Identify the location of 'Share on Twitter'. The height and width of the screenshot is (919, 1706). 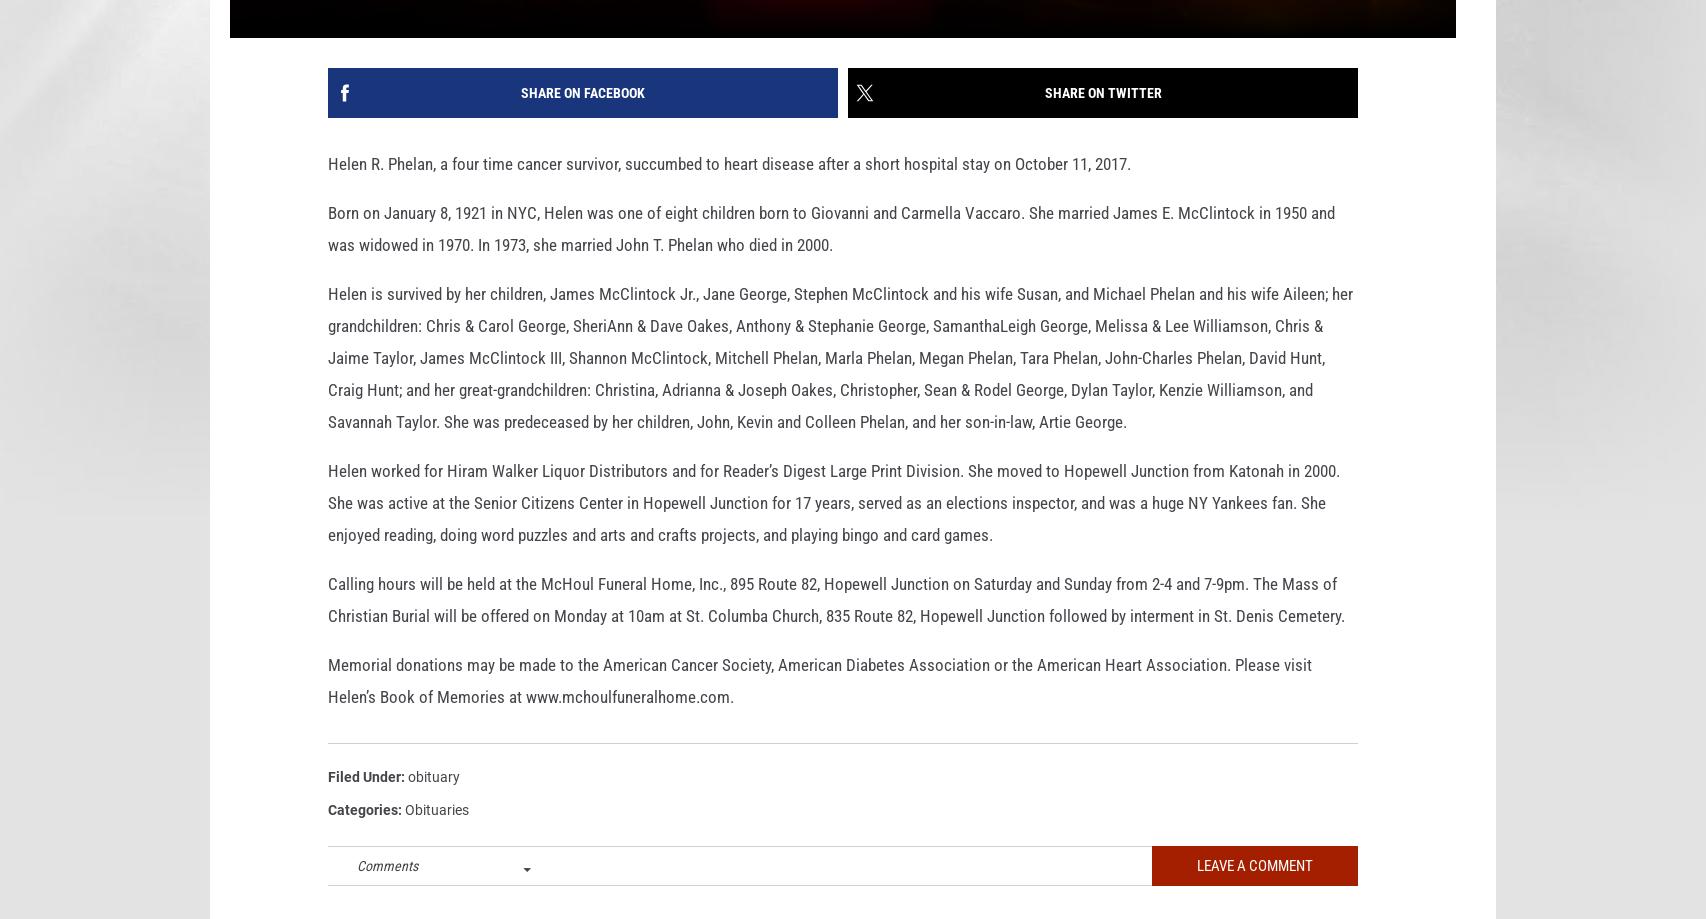
(1102, 123).